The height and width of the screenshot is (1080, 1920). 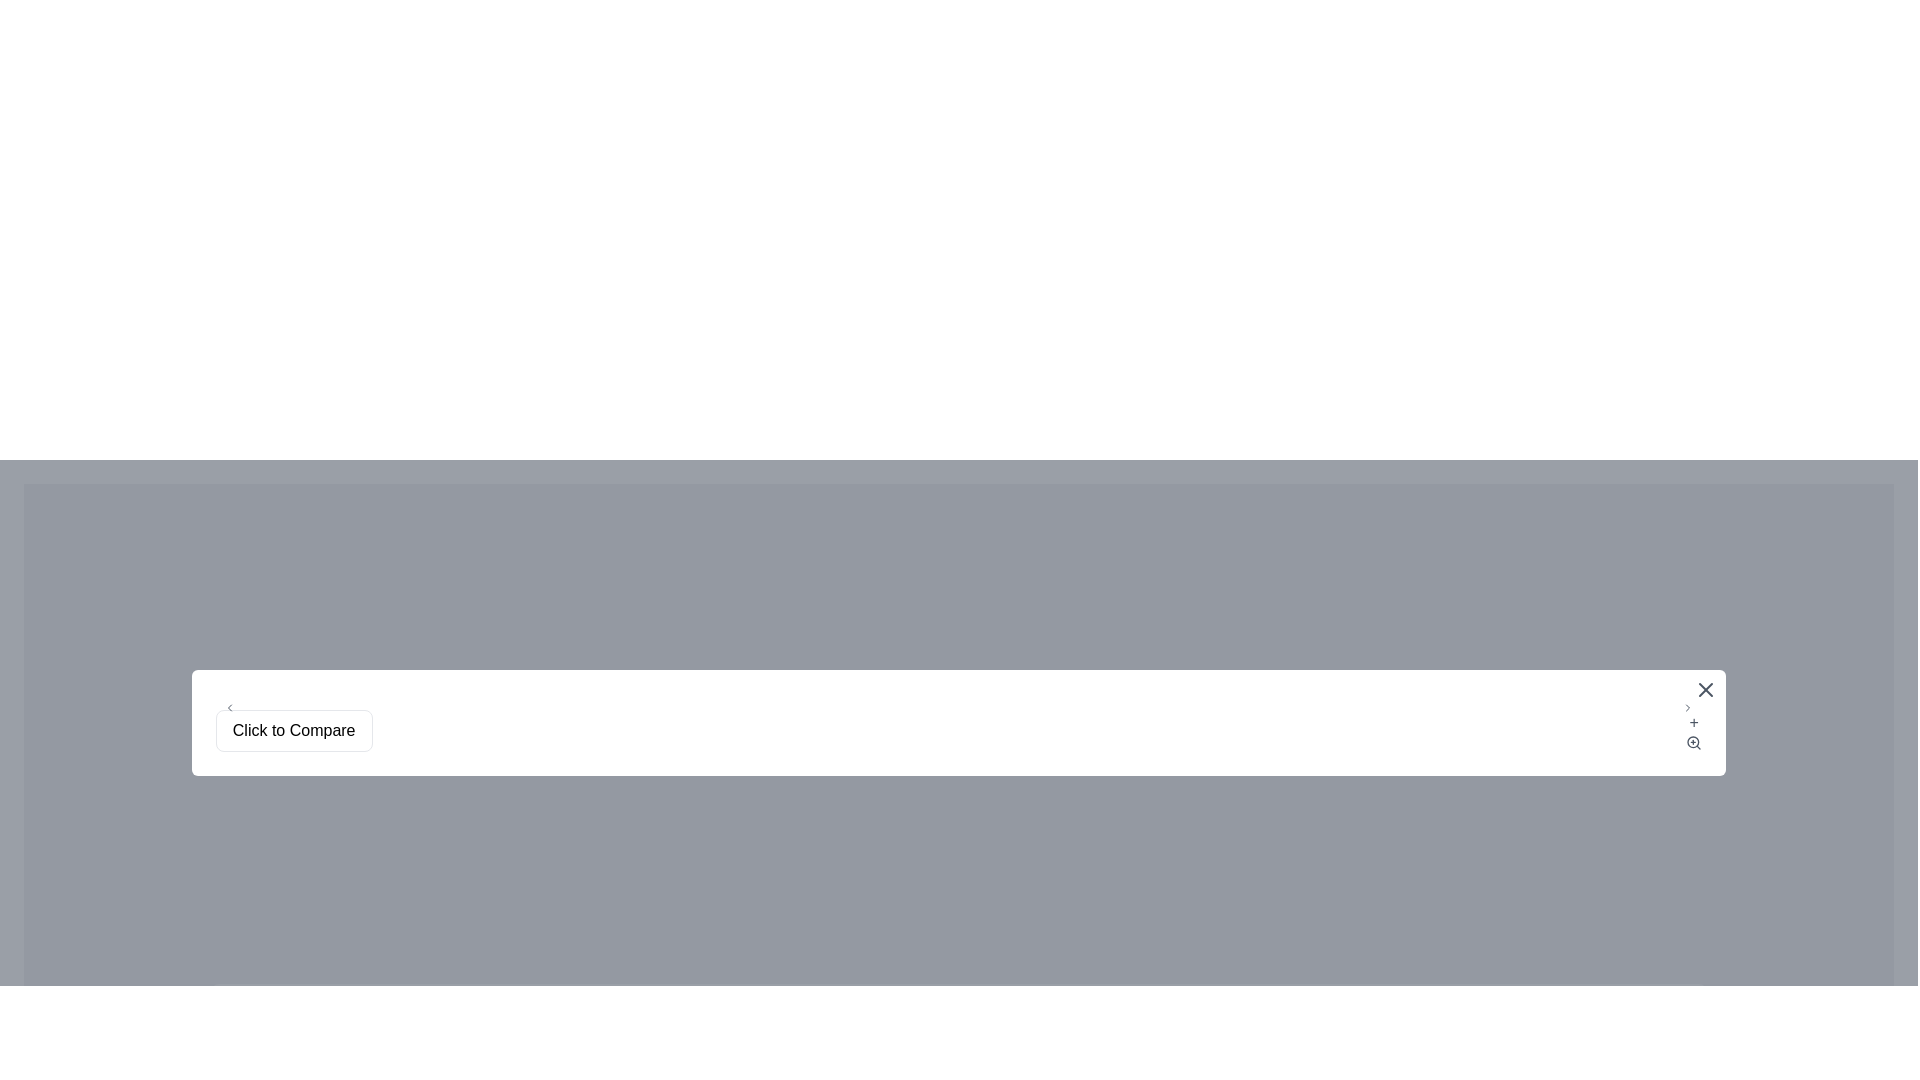 I want to click on the circular button-like icon with a light-gray background and a leftward chevron symbol, so click(x=229, y=707).